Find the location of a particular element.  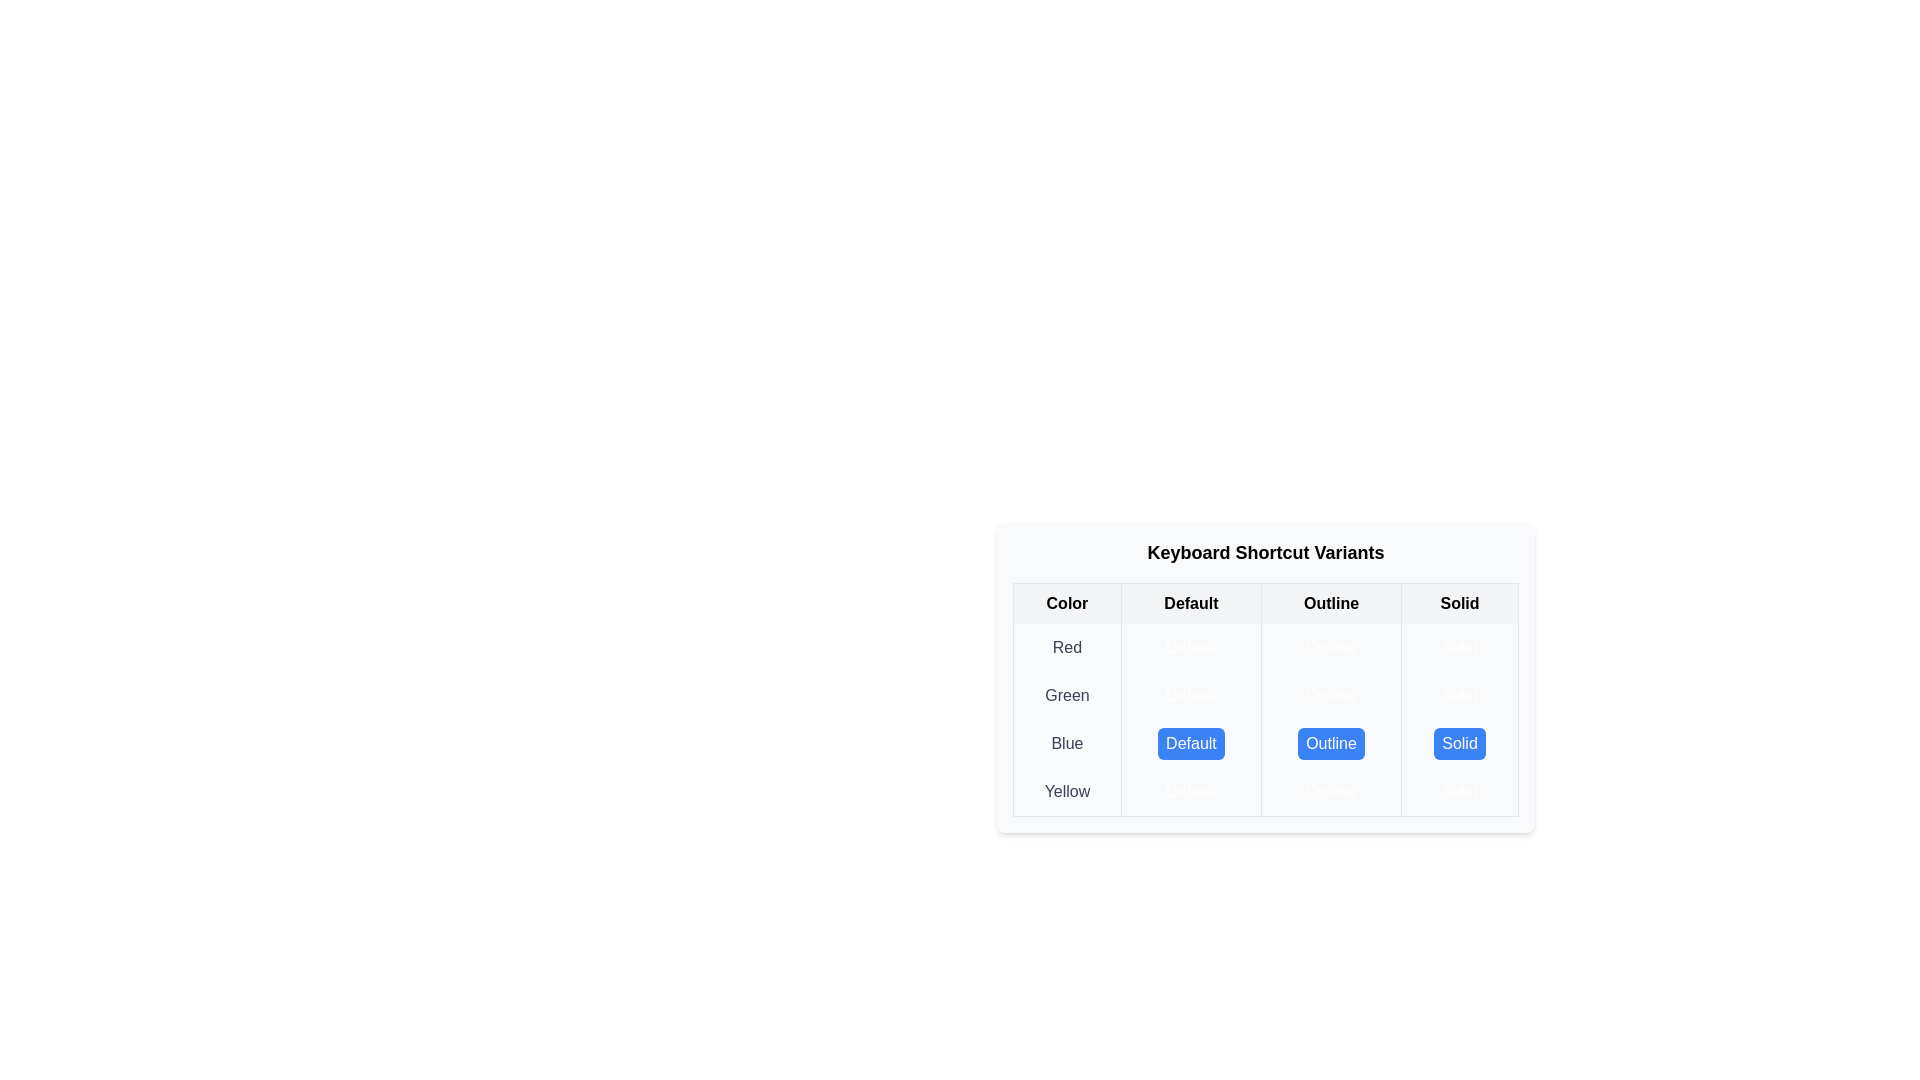

the 'Green' text label located in the second row of the 'Color' column within the table layout, which is positioned between 'Red' and 'Blue' is located at coordinates (1066, 694).